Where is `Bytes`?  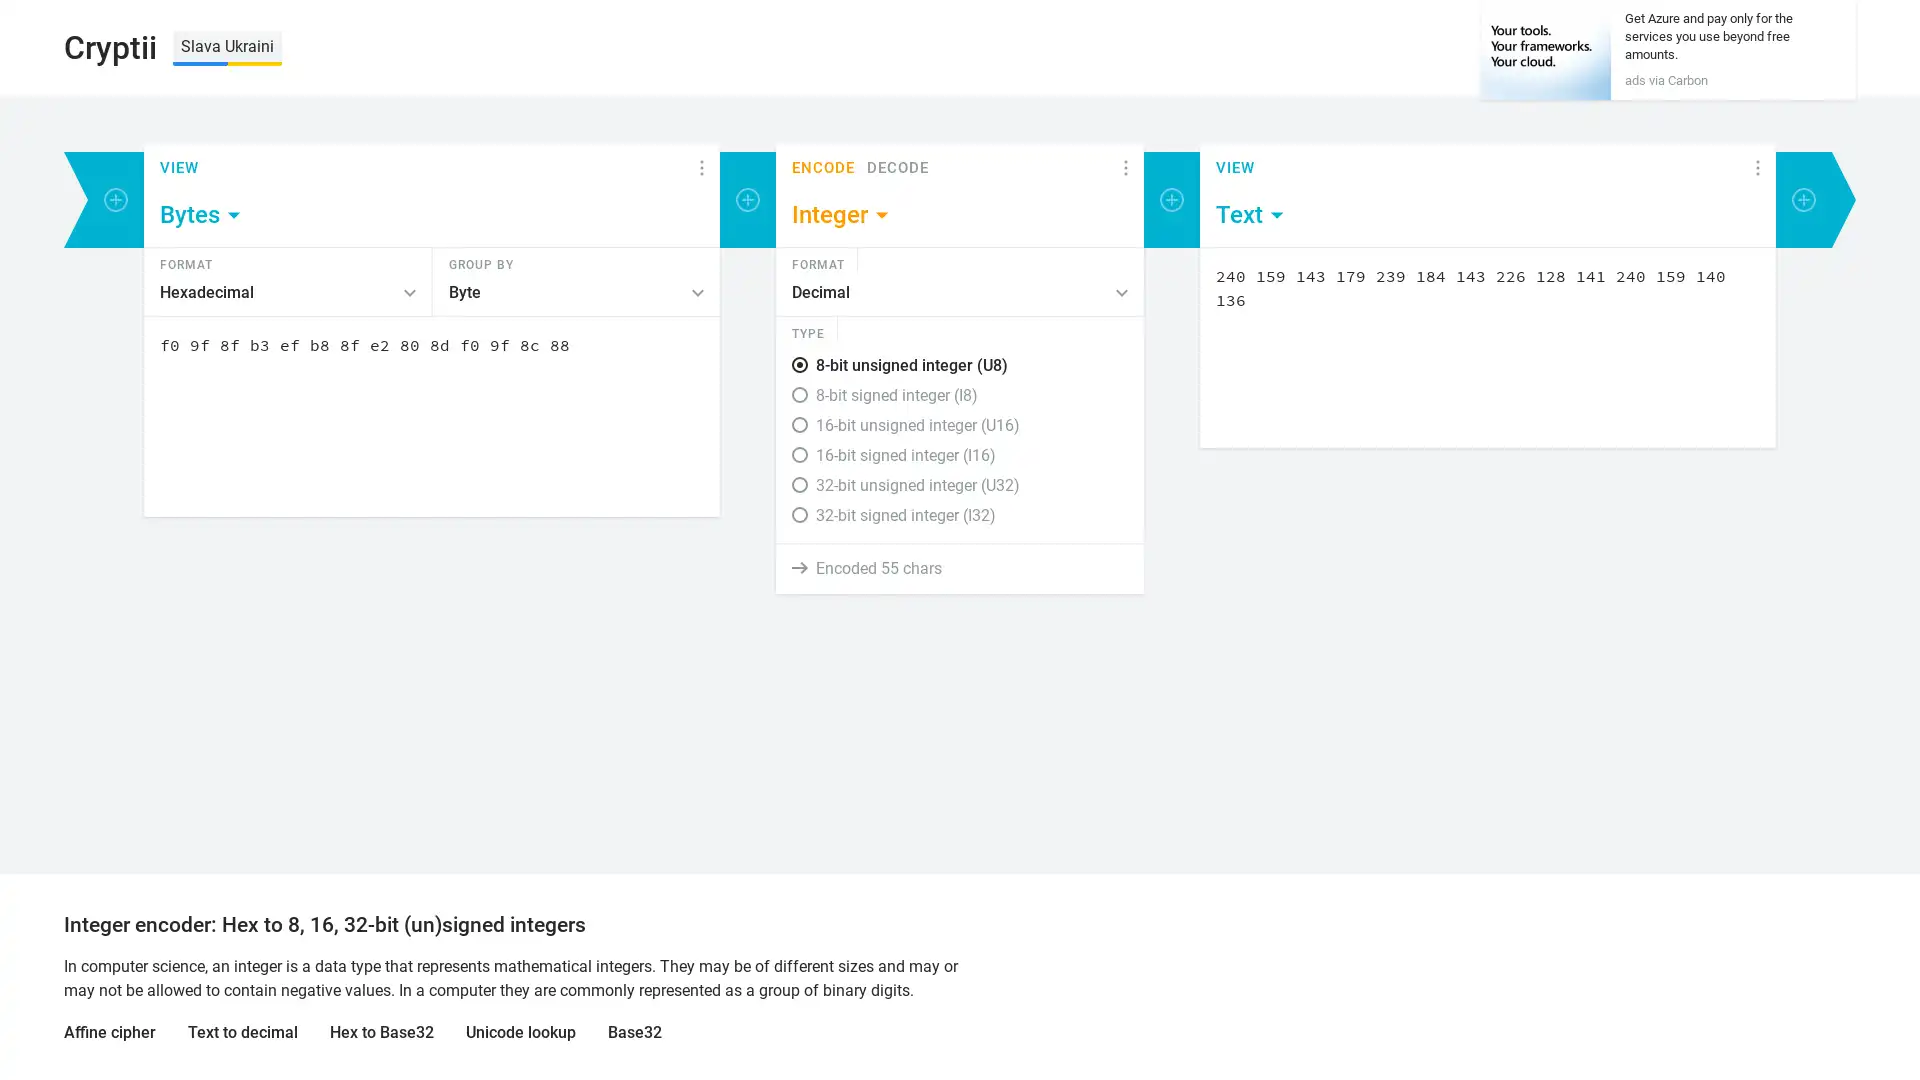
Bytes is located at coordinates (201, 215).